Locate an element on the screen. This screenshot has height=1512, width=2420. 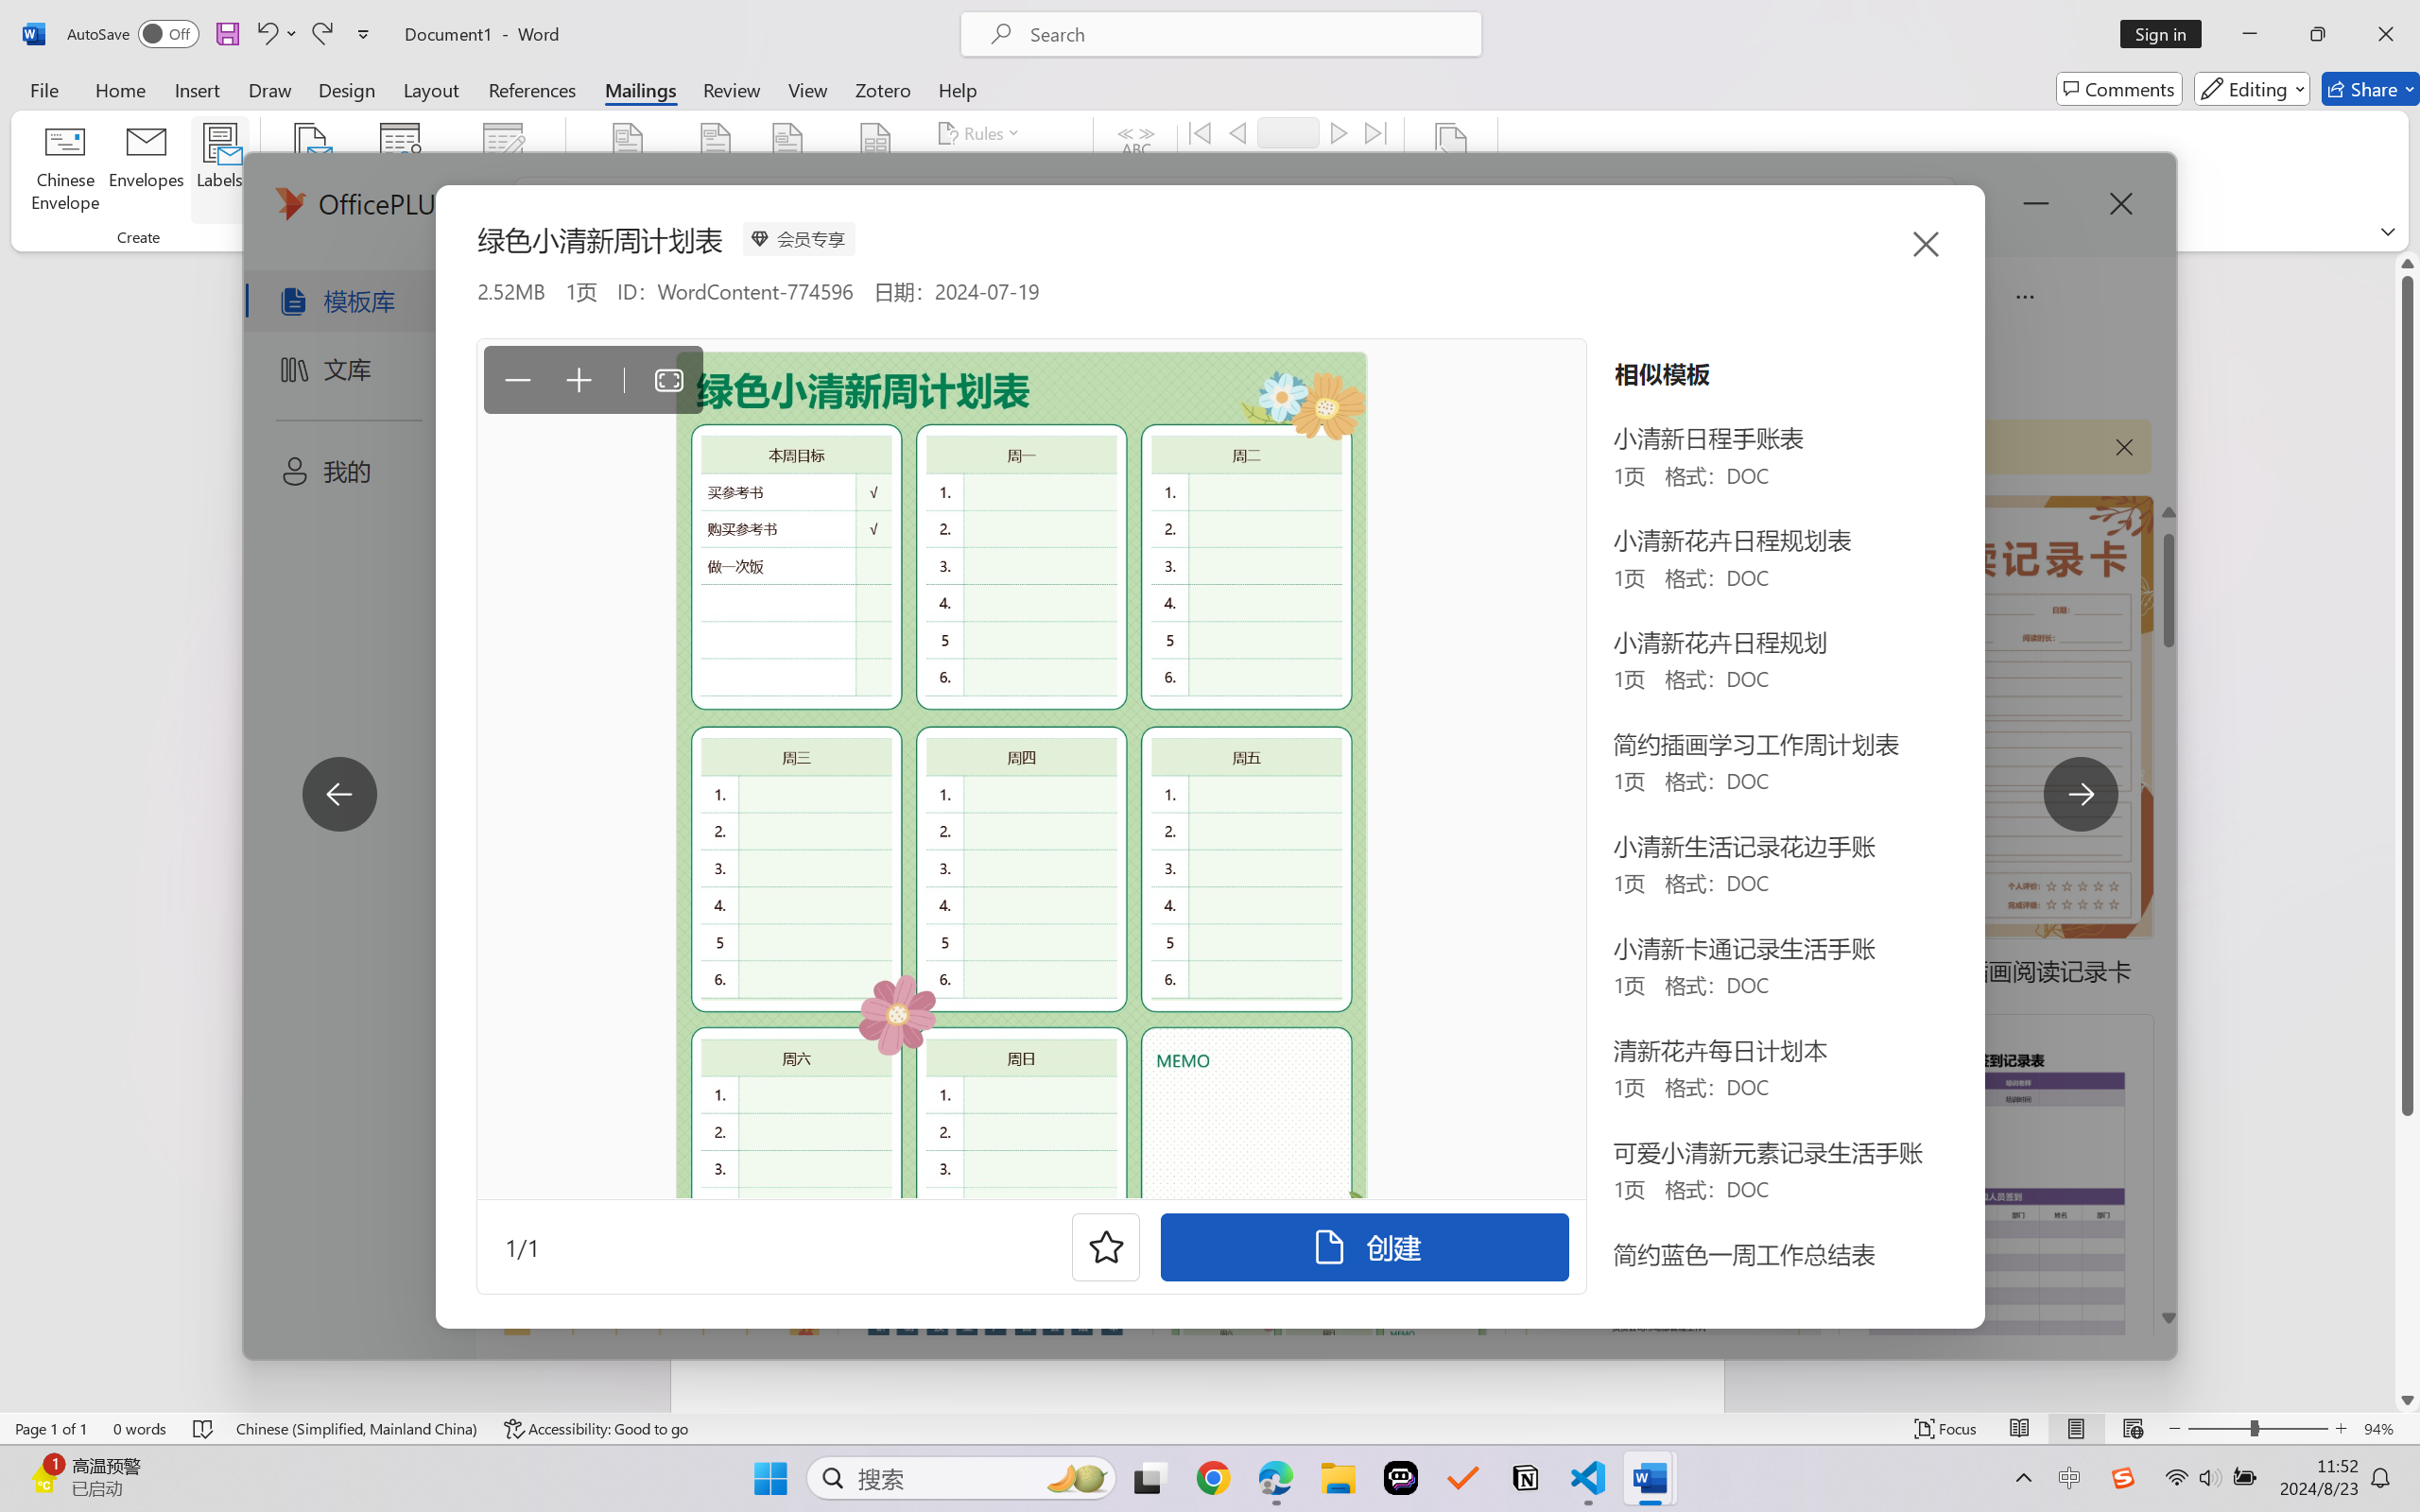
'Line up' is located at coordinates (2407, 262).